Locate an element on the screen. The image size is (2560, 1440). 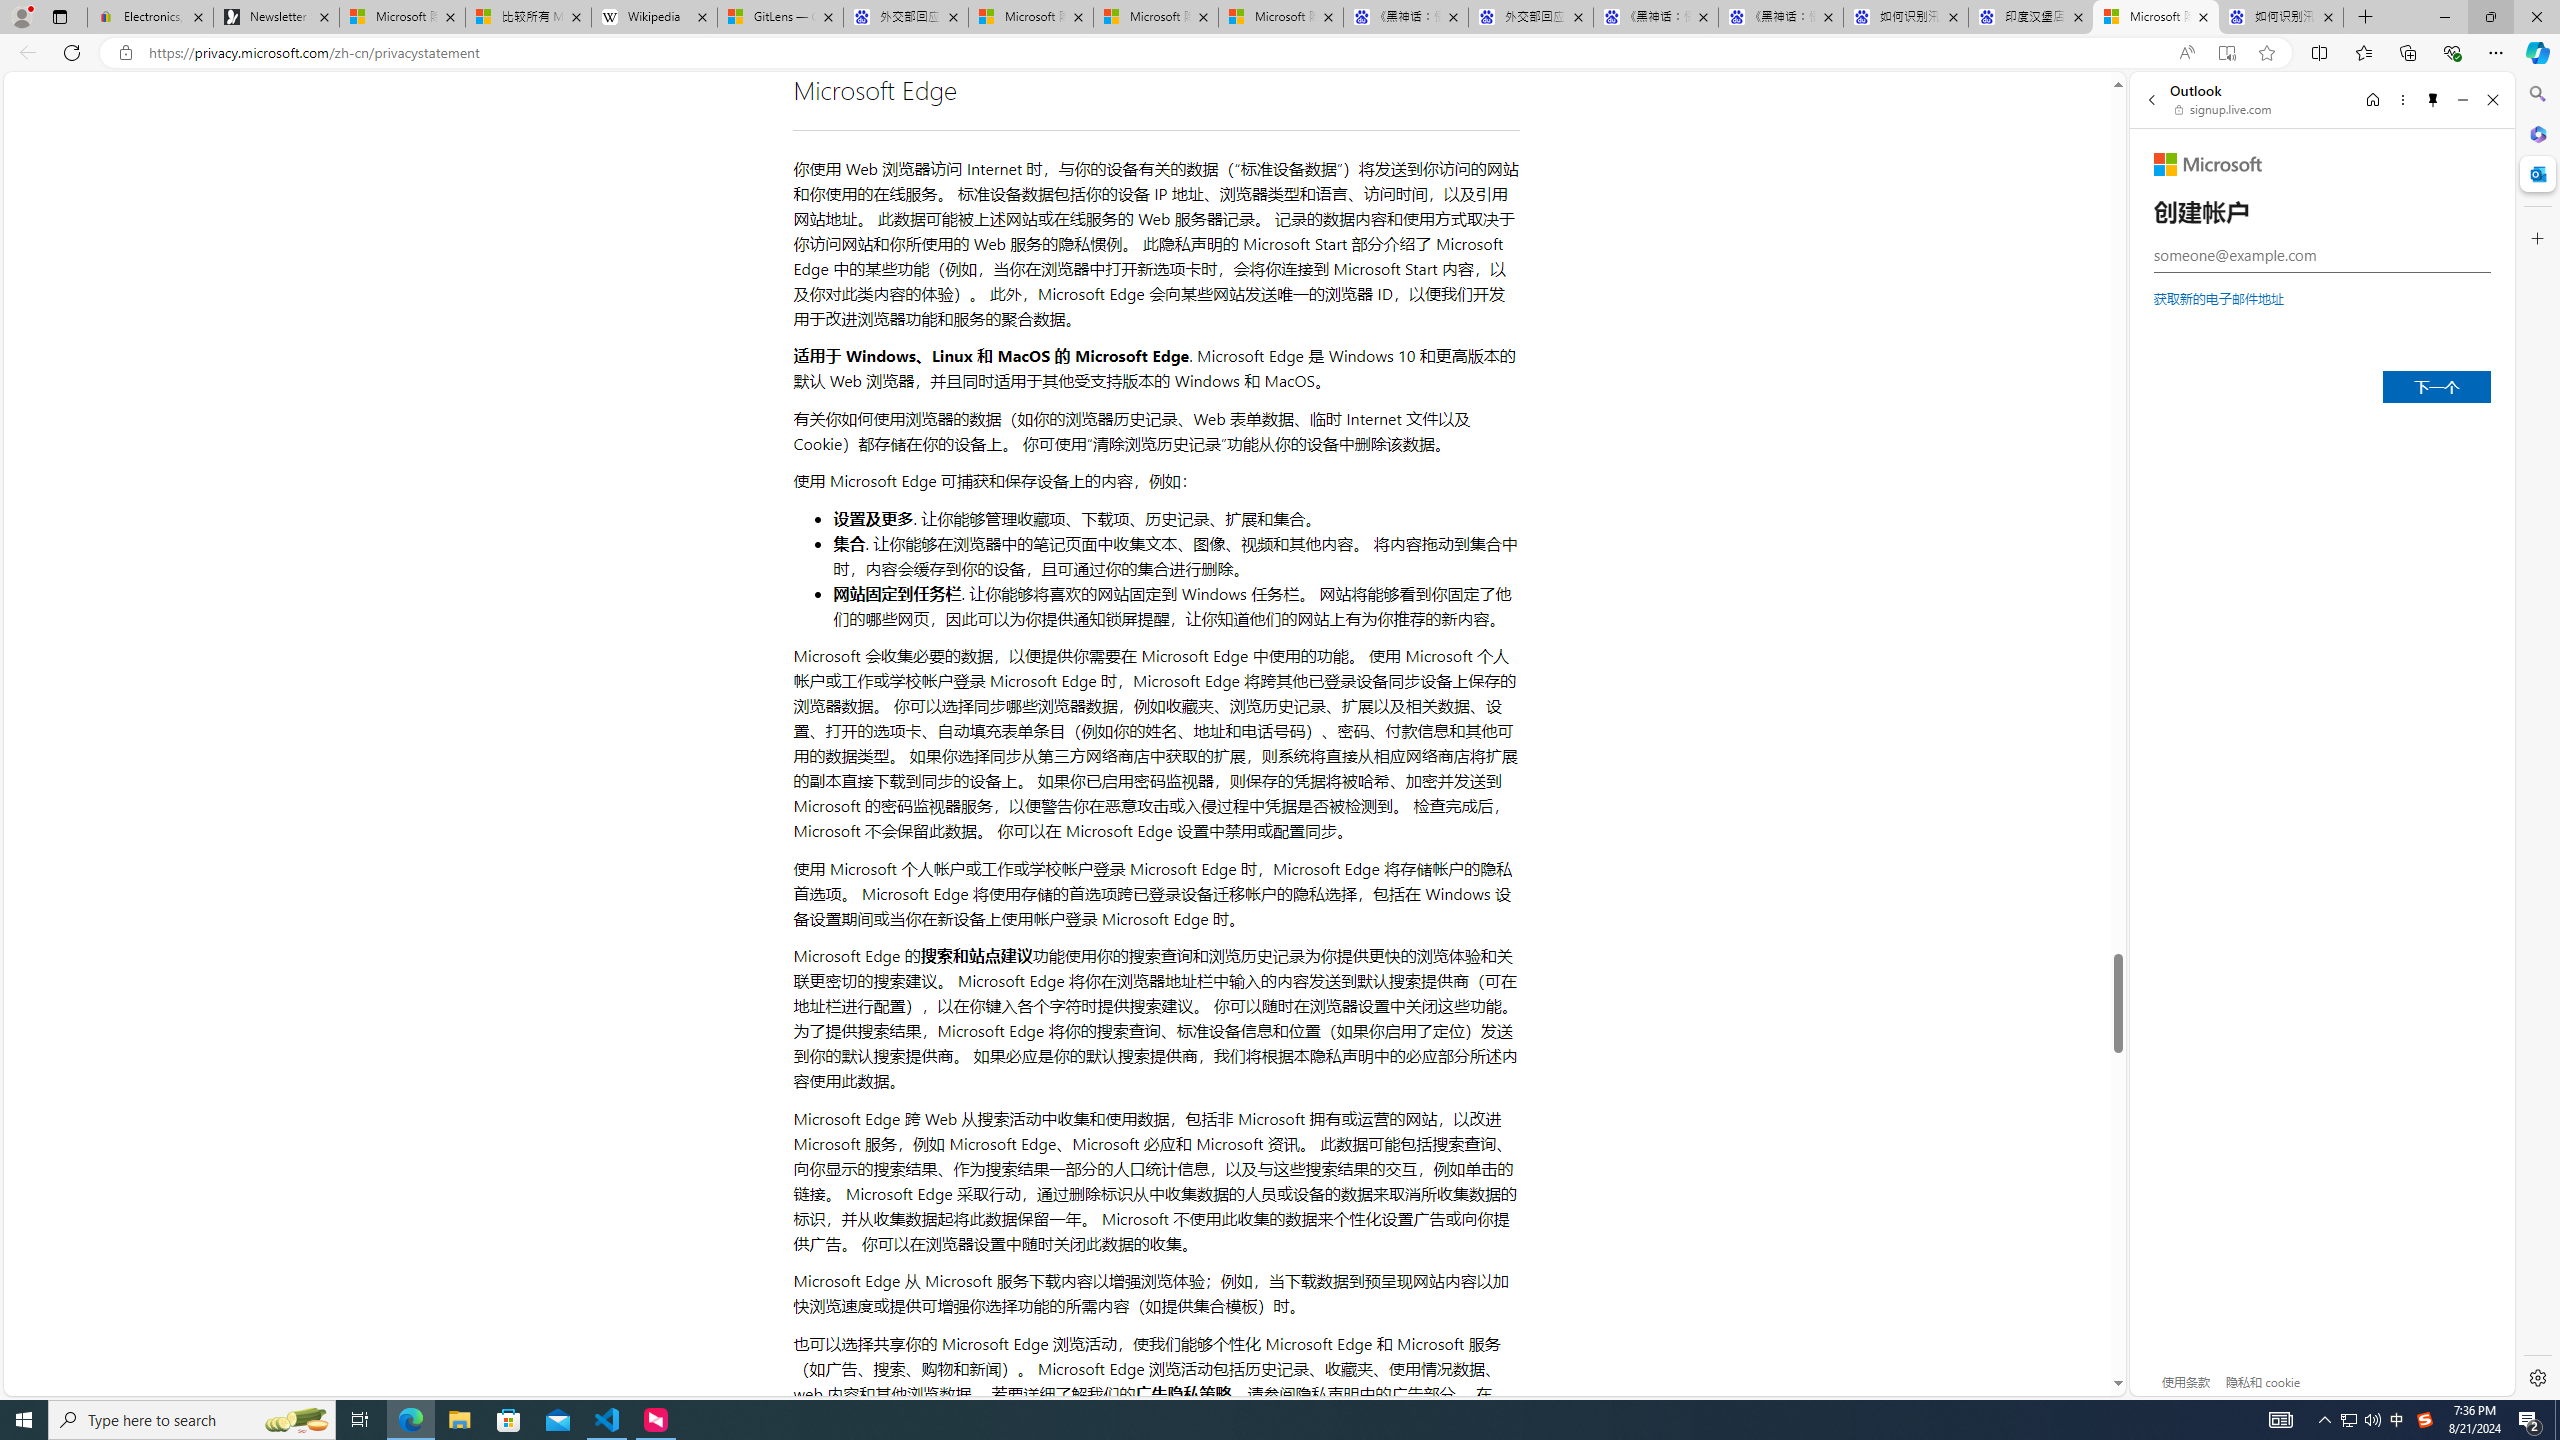
'Collections' is located at coordinates (2406, 51).